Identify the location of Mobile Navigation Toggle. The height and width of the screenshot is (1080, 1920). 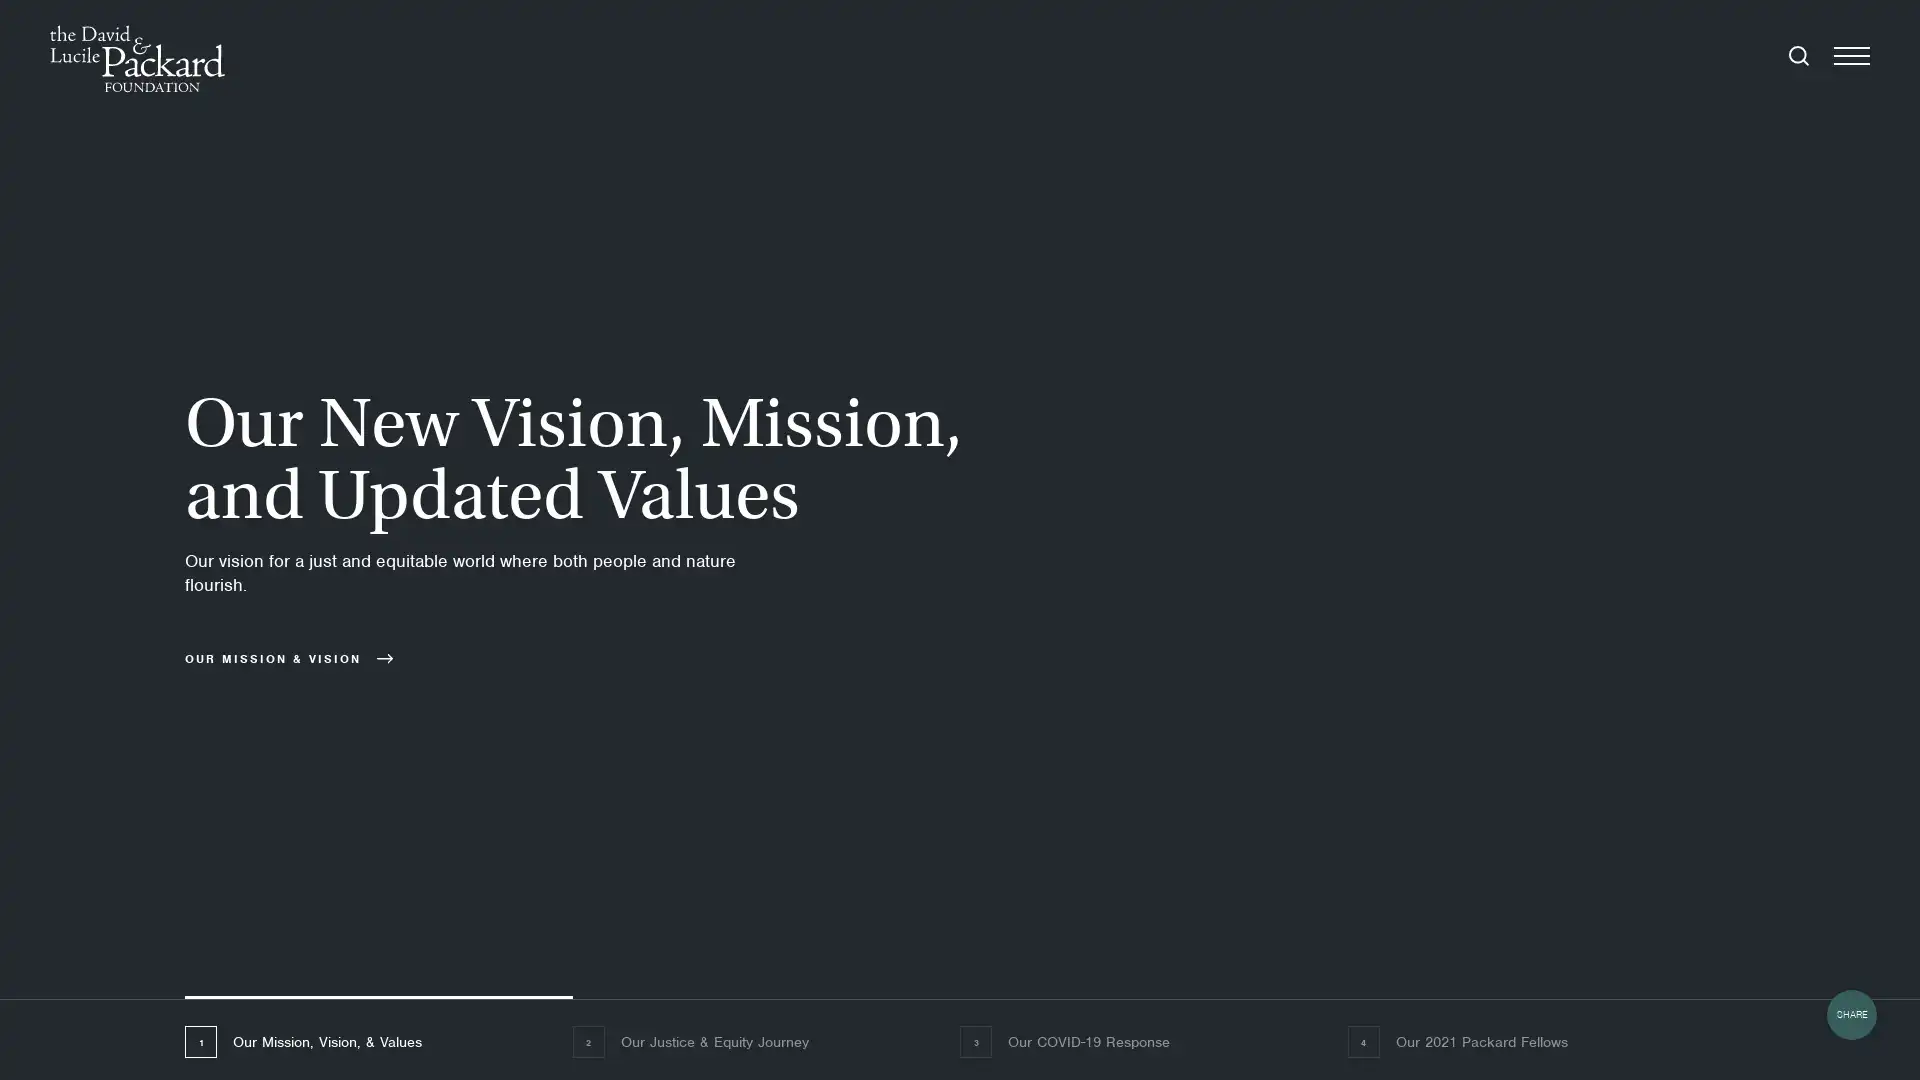
(1851, 57).